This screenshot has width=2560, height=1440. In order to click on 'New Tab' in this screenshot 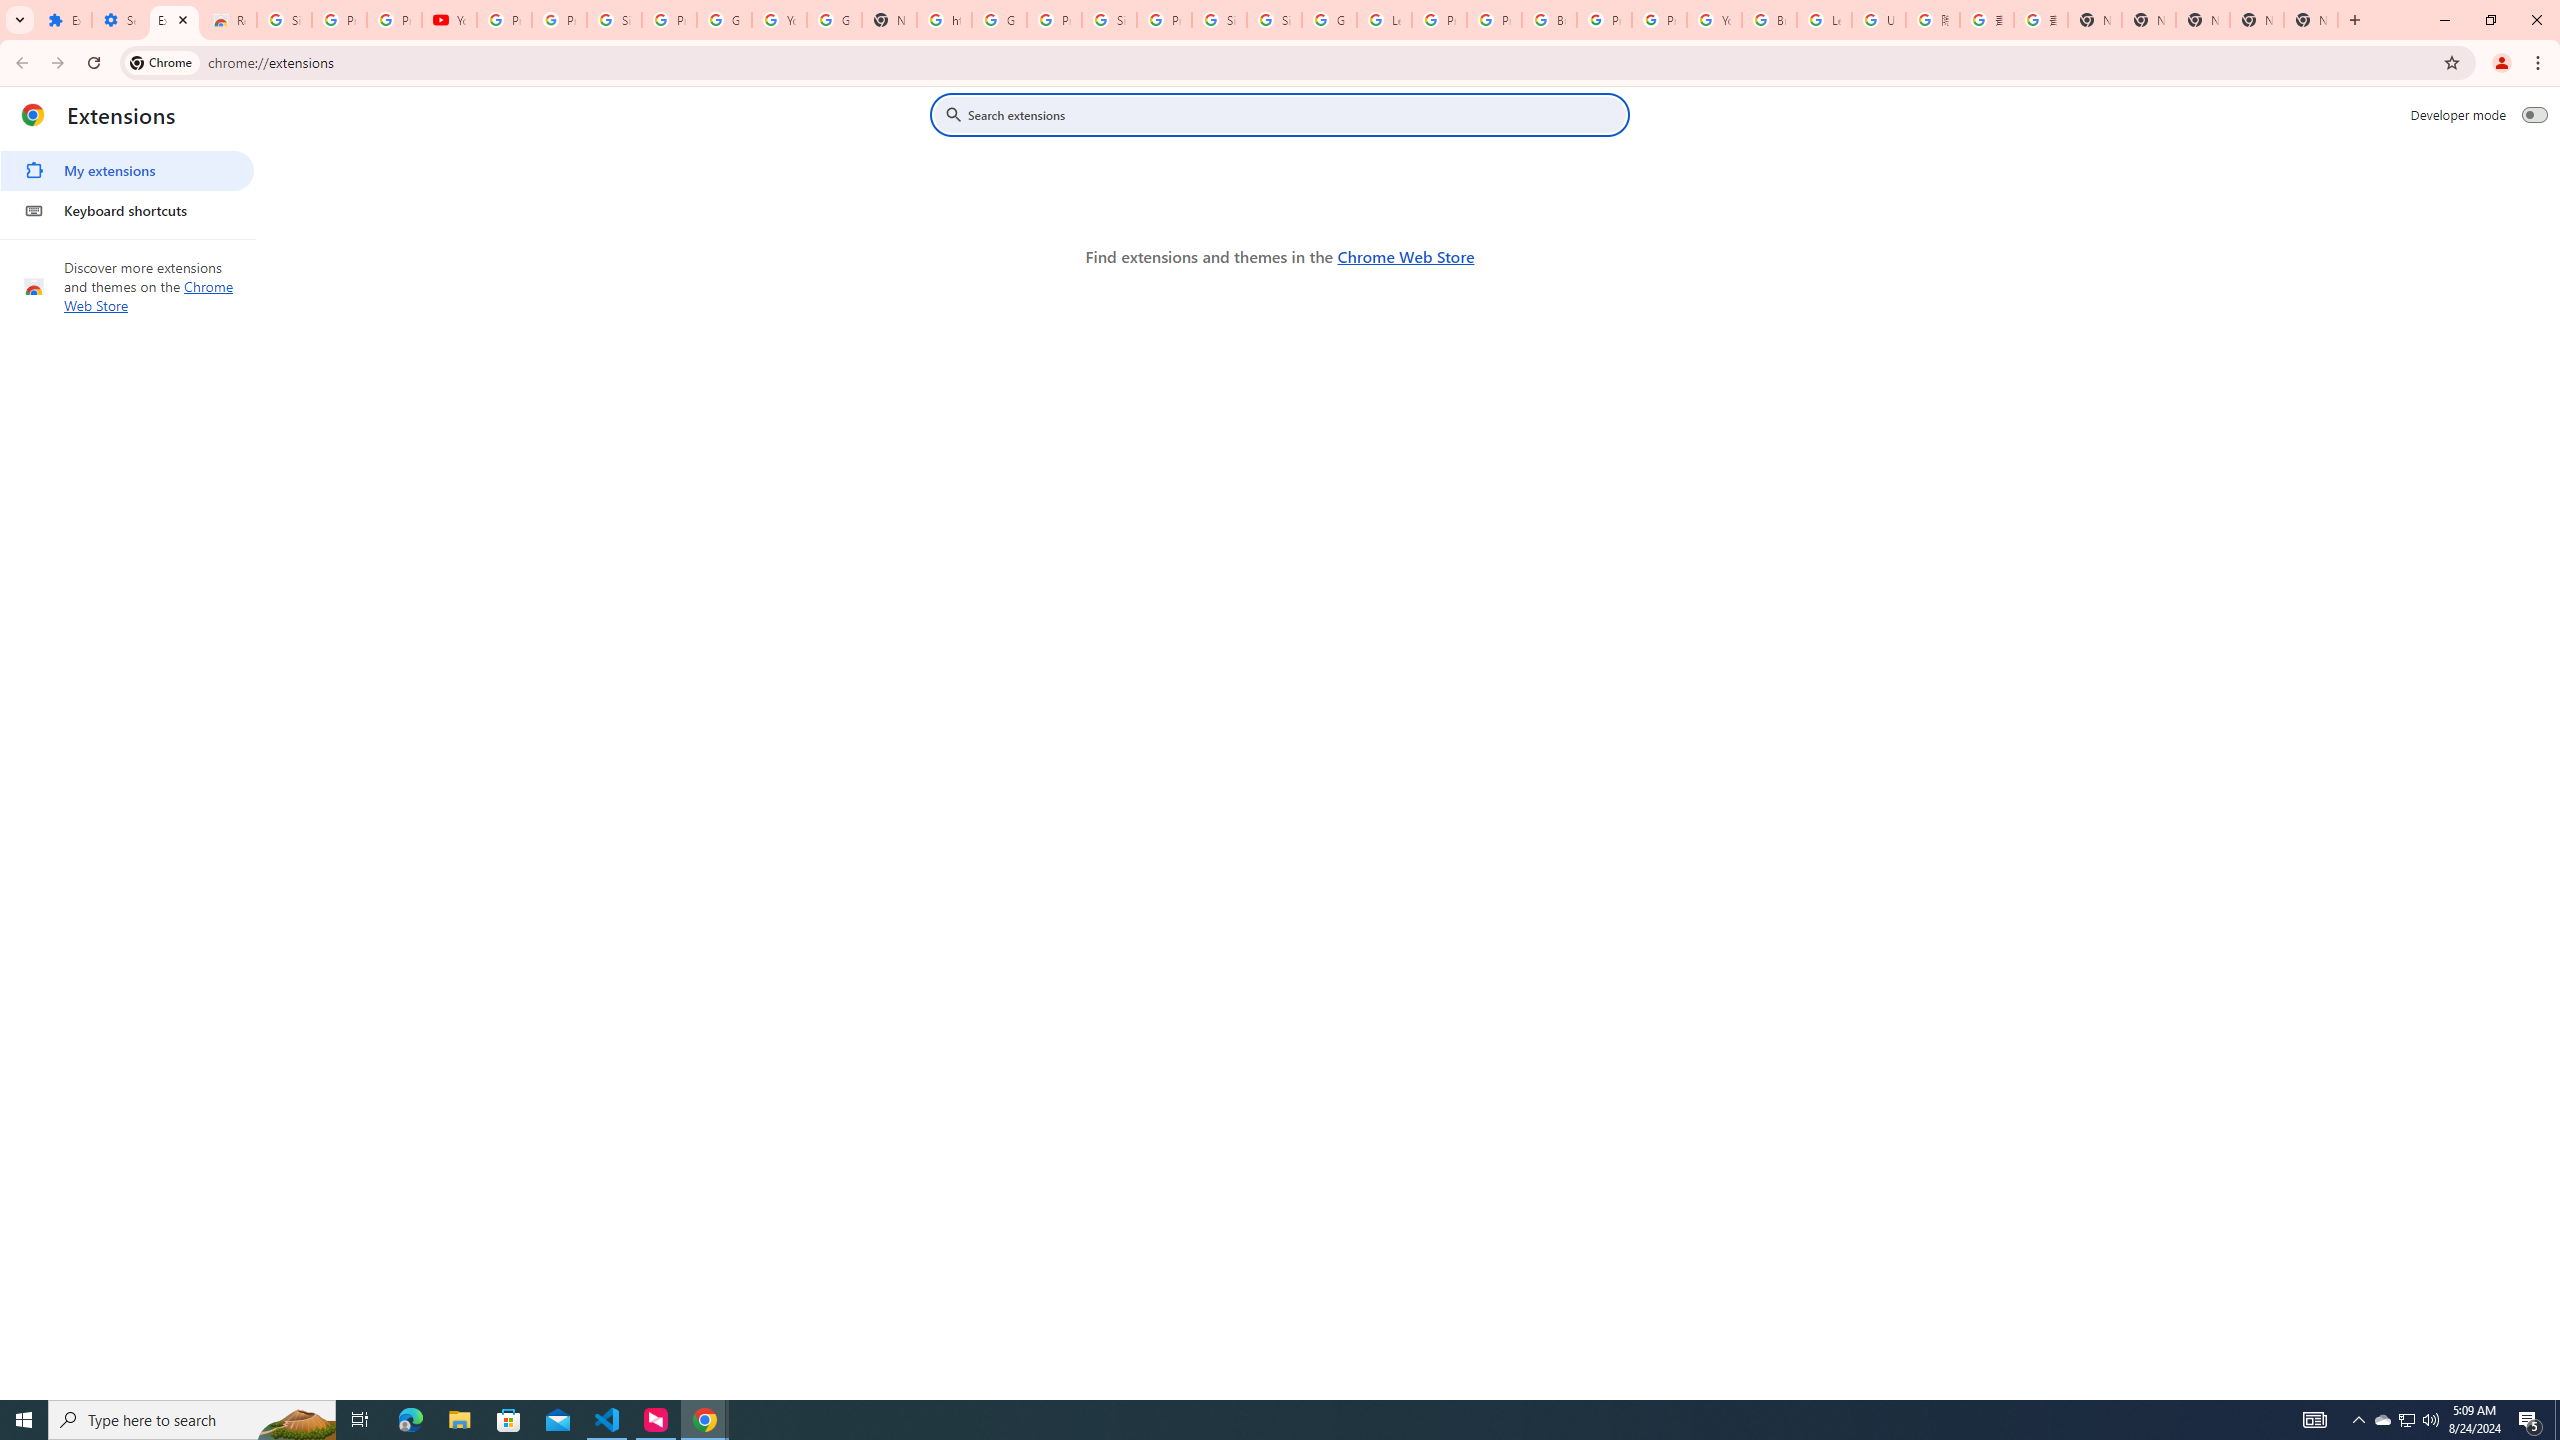, I will do `click(2311, 19)`.